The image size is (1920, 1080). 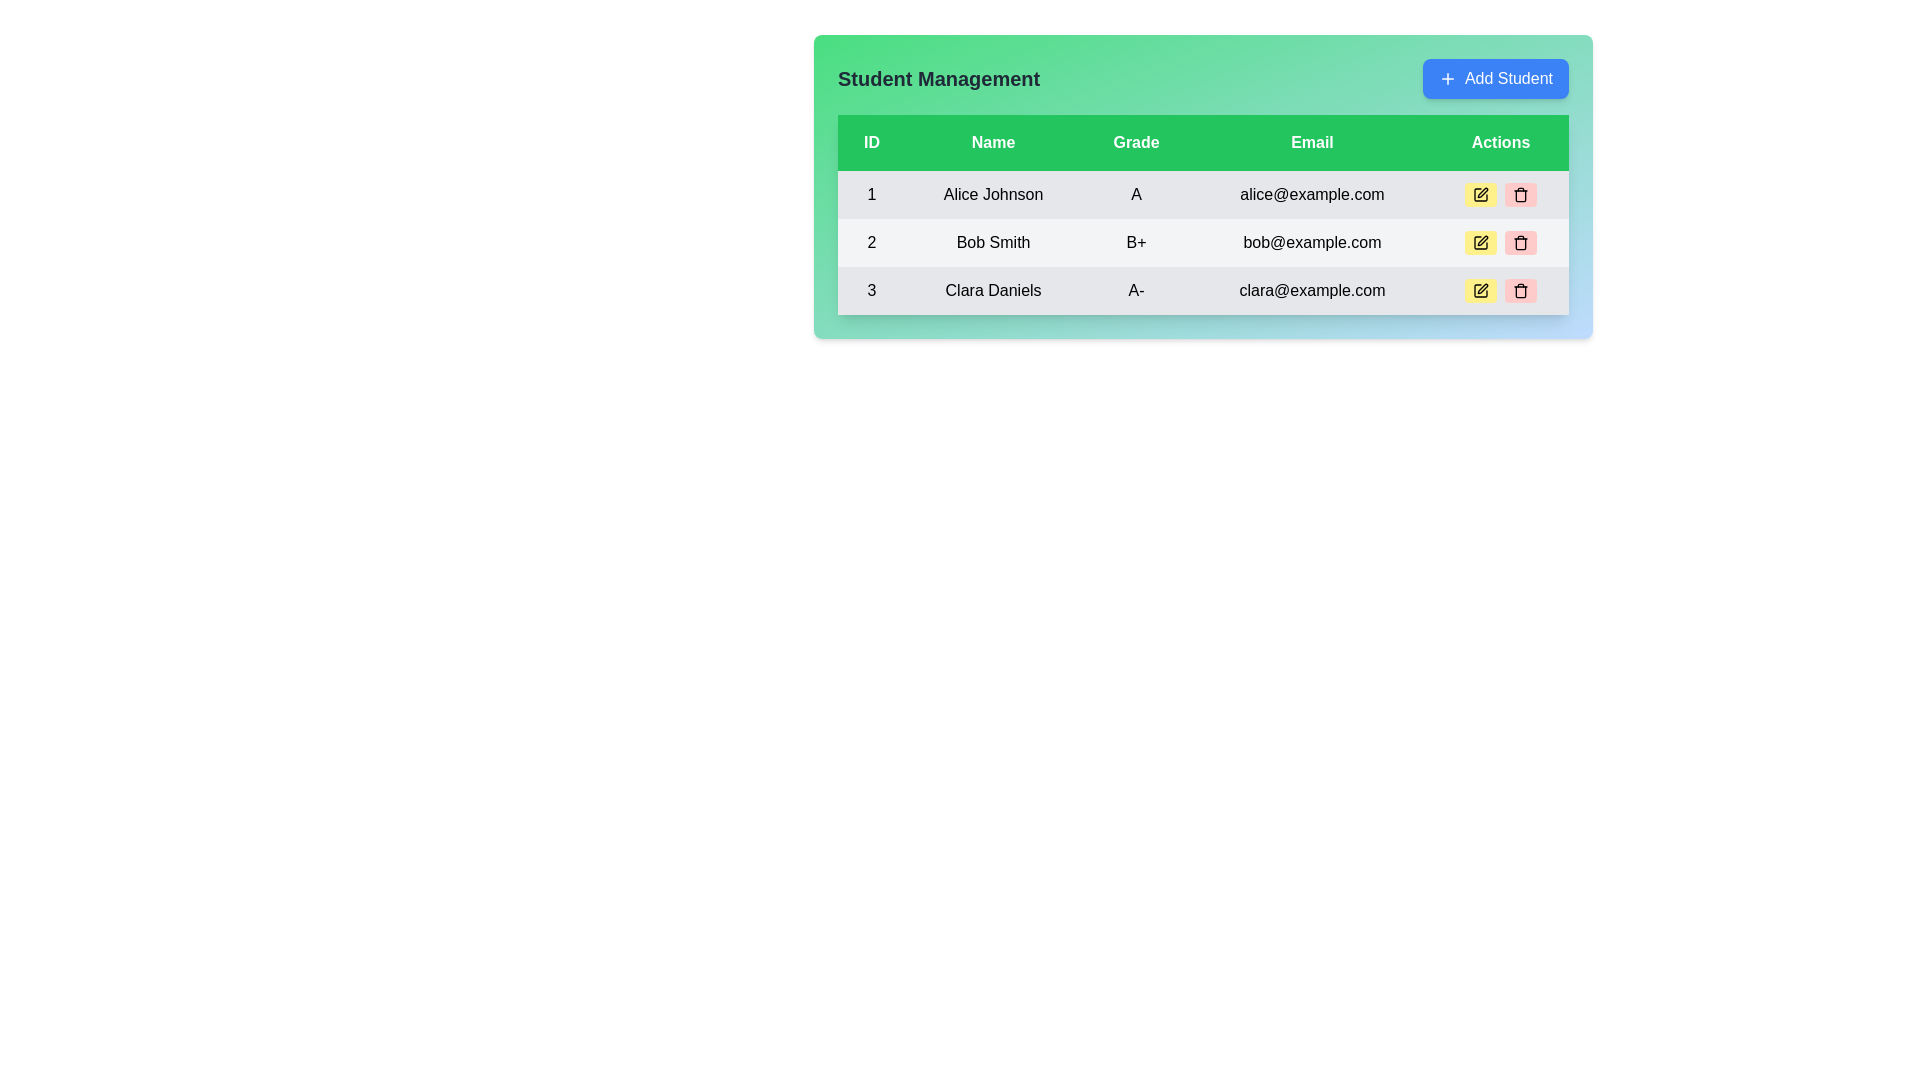 What do you see at coordinates (1312, 290) in the screenshot?
I see `email address displayed in the text element showing 'clara@example.com' located in the fourth column of the third row of a table` at bounding box center [1312, 290].